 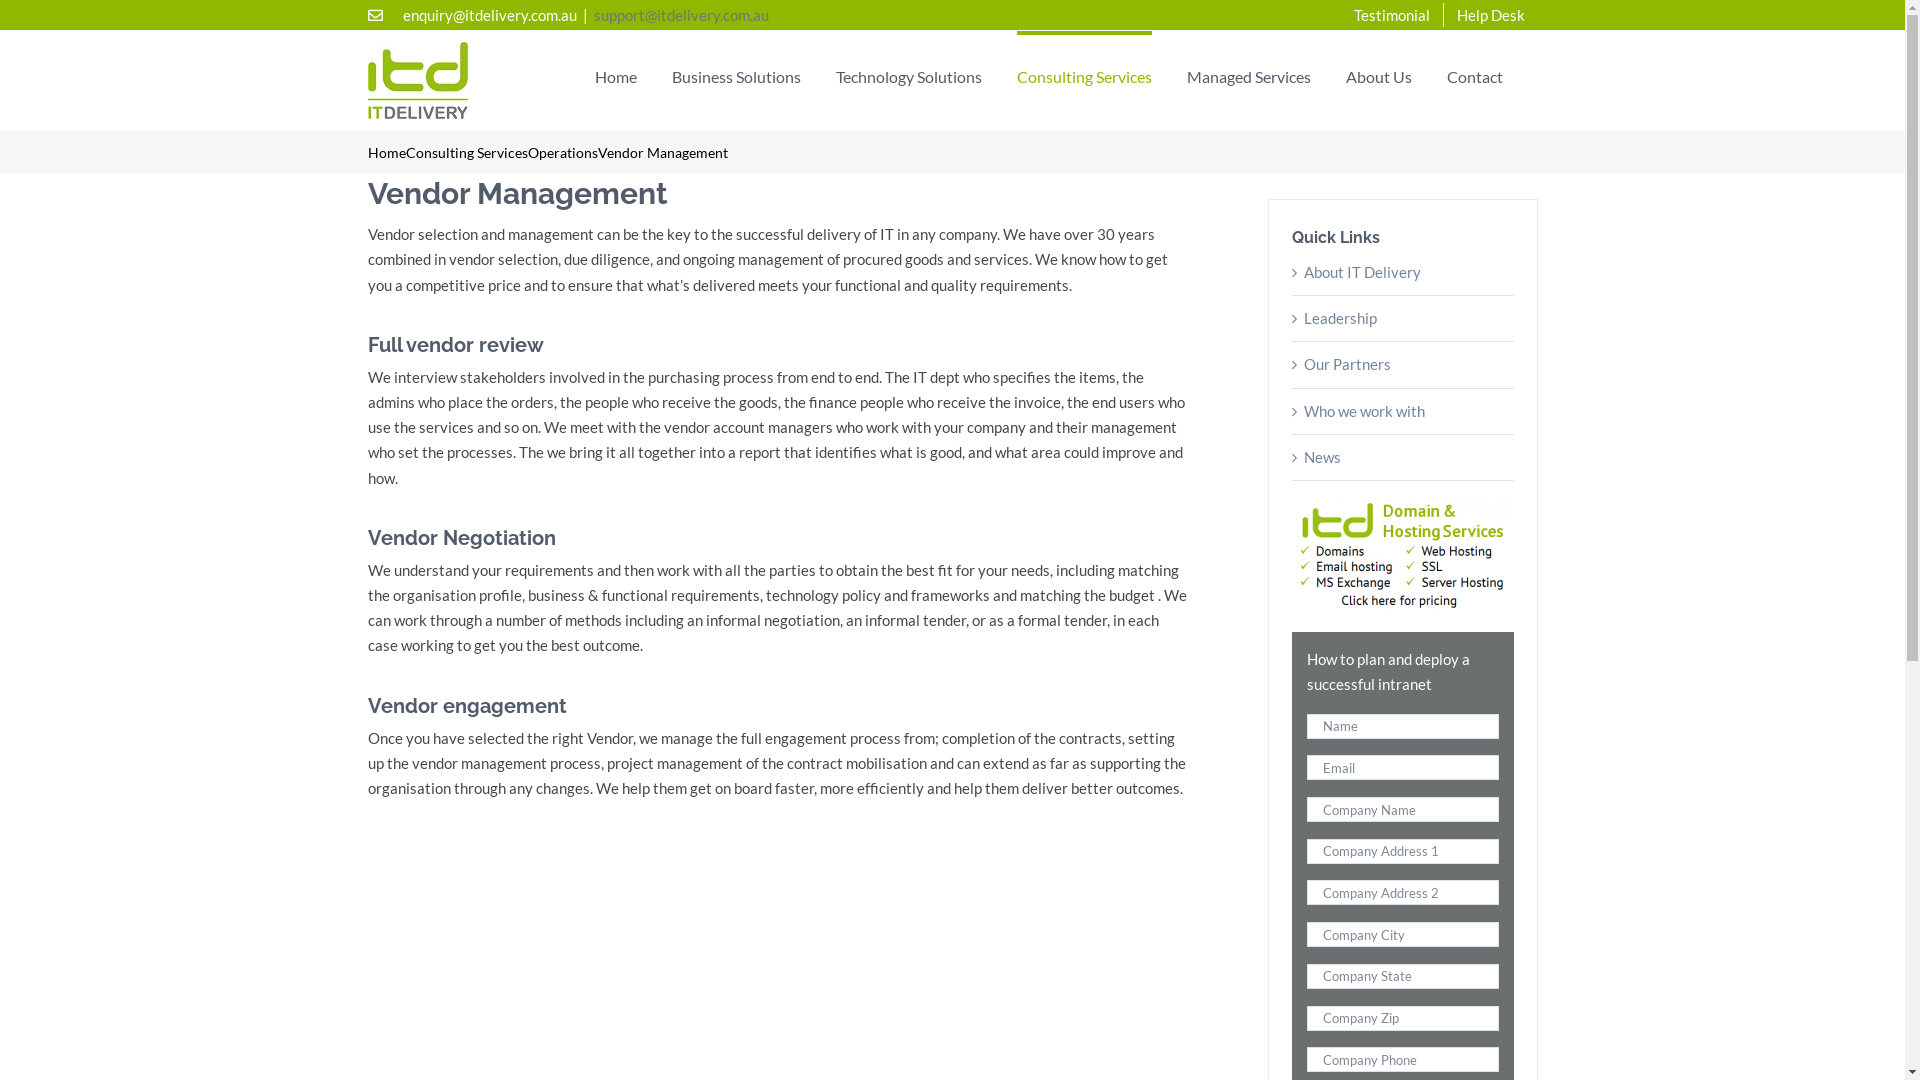 I want to click on 'Operations', so click(x=528, y=151).